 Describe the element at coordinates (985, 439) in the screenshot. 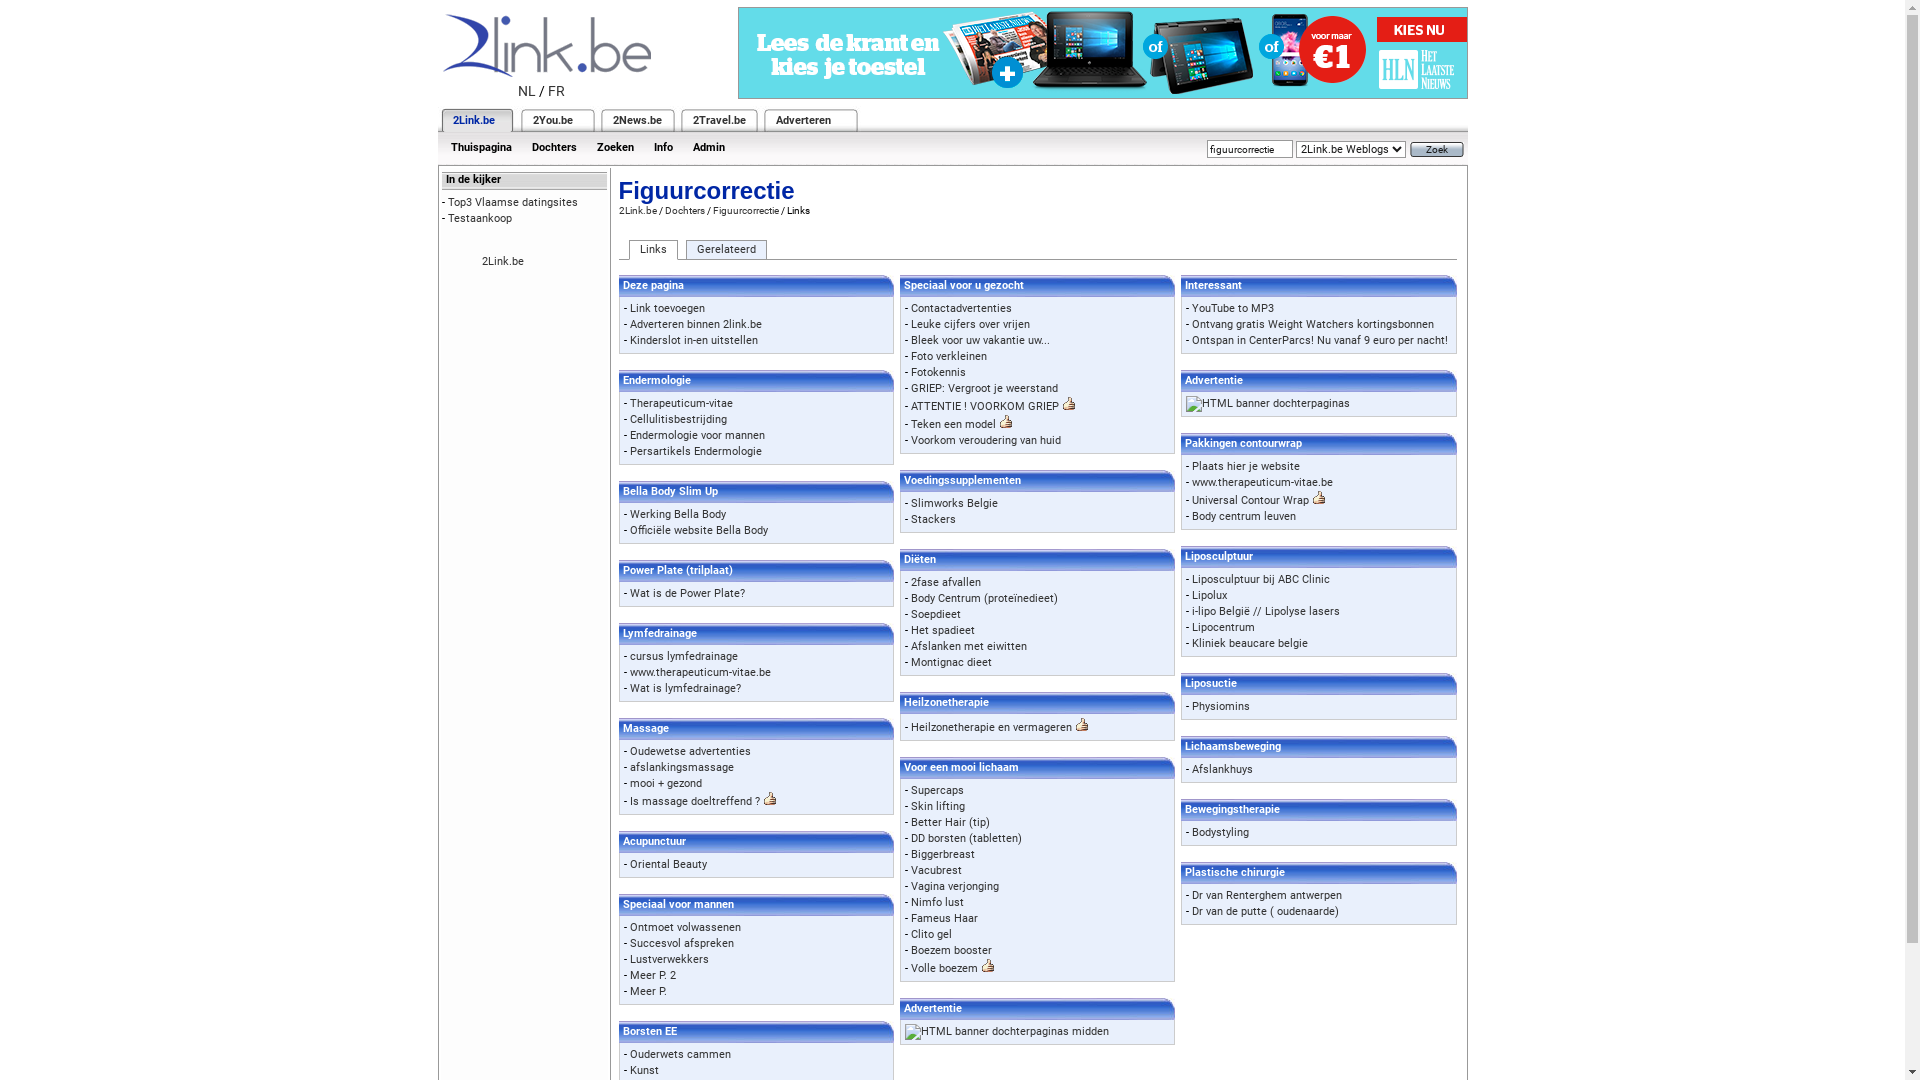

I see `'Voorkom veroudering van huid'` at that location.